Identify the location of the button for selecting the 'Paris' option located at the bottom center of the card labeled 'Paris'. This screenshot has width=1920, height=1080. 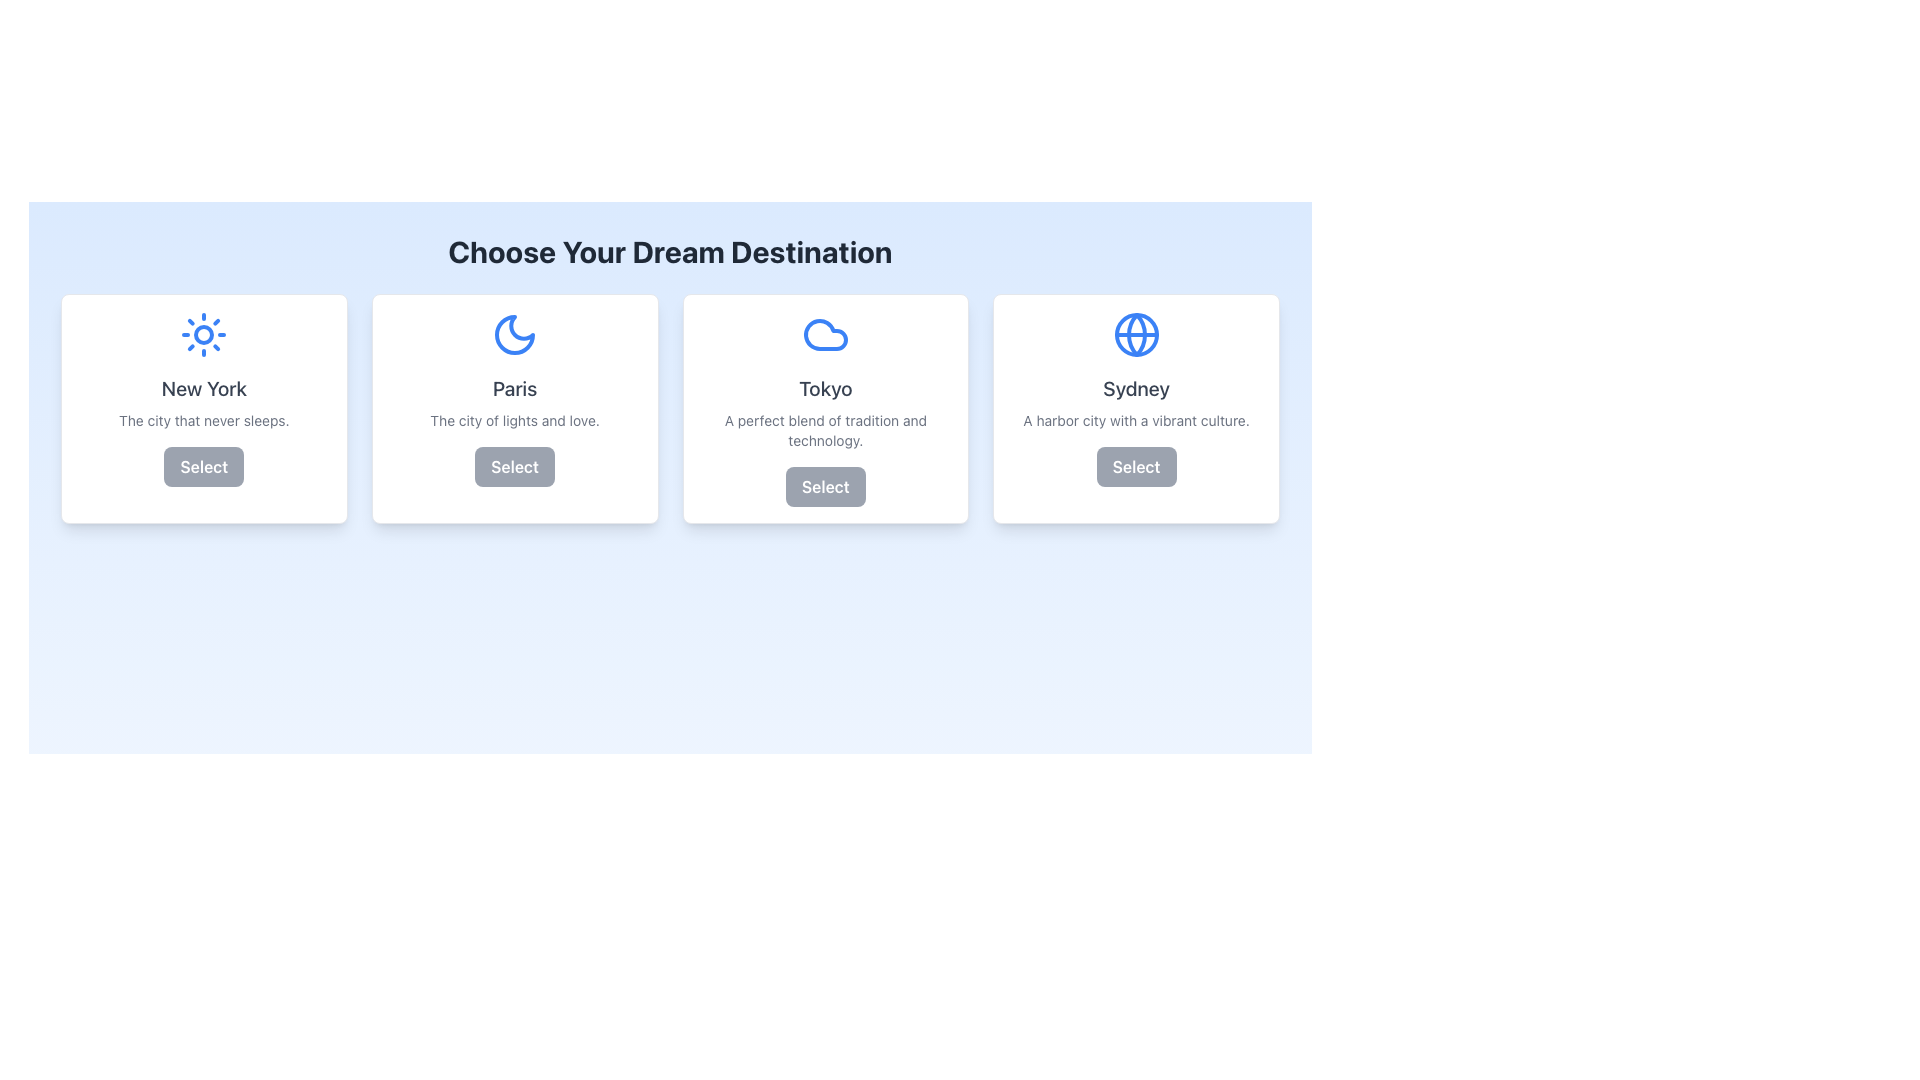
(515, 466).